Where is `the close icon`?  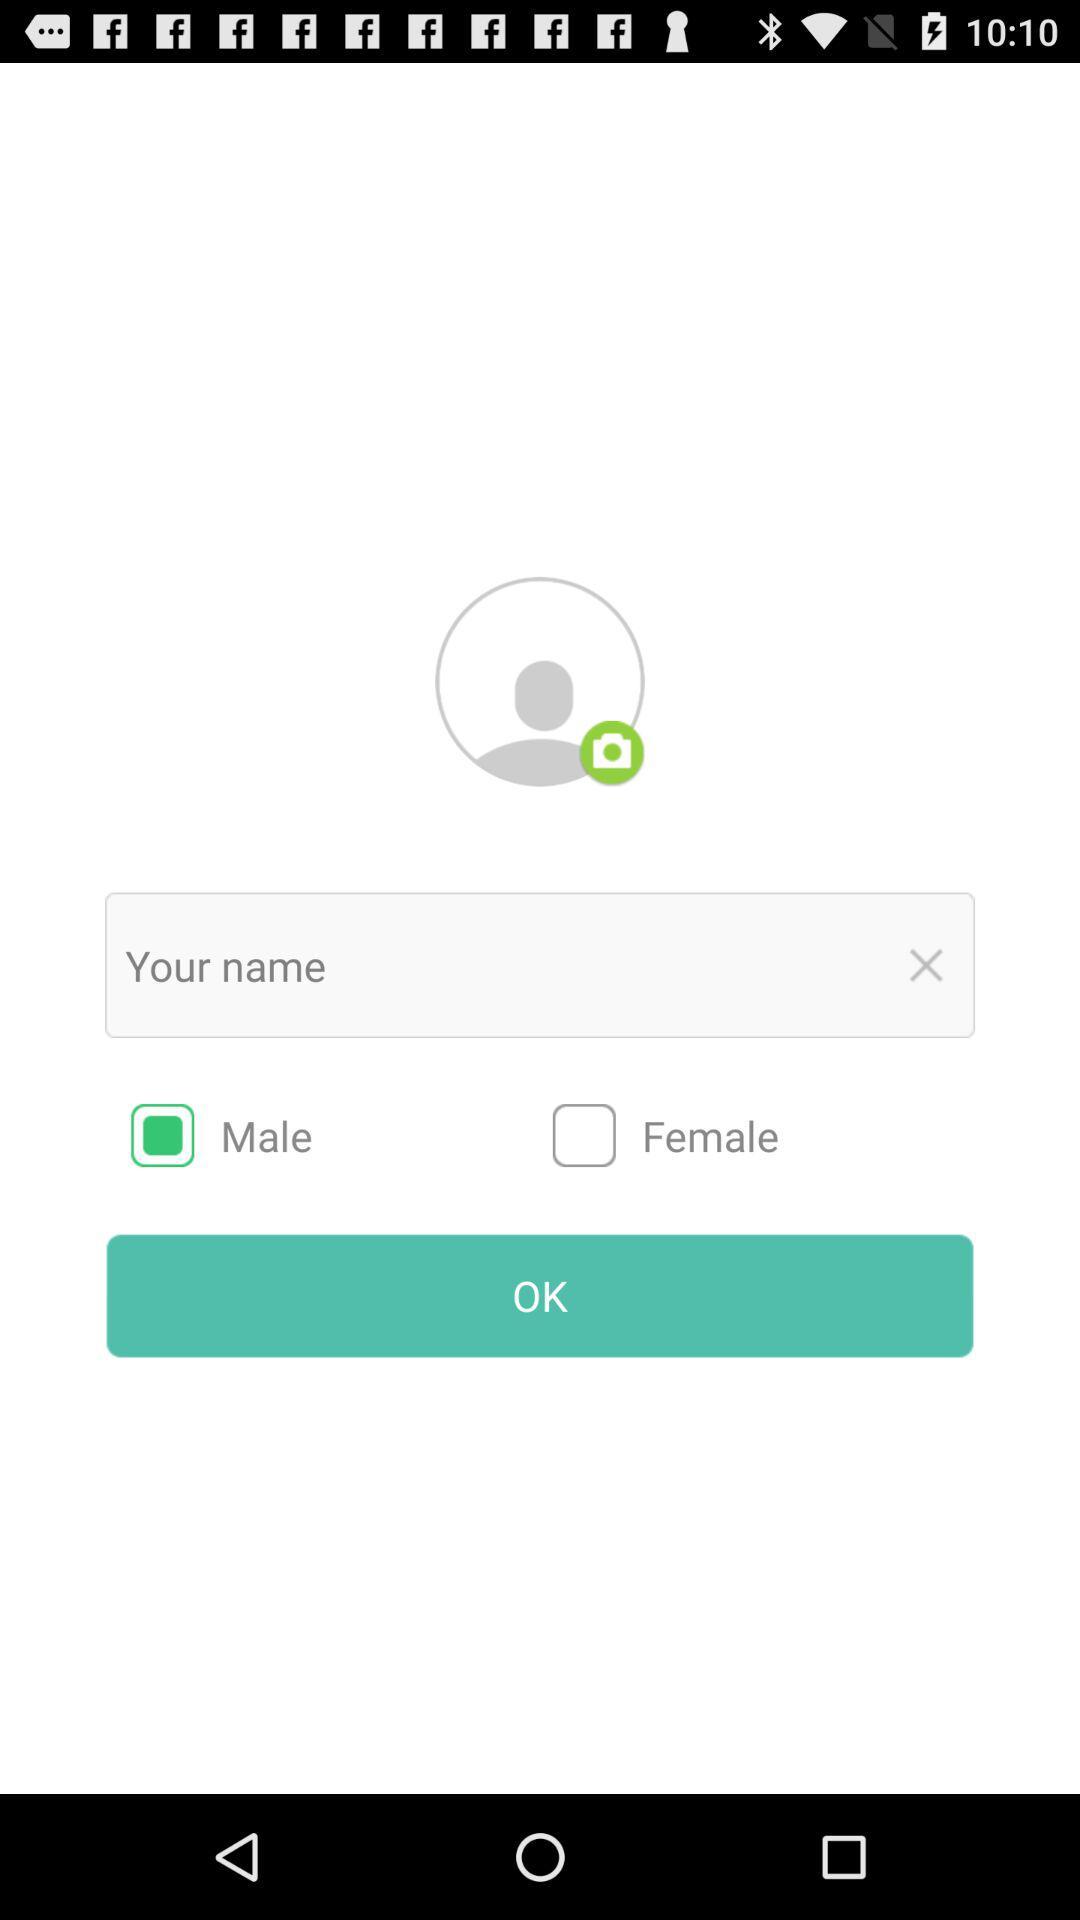 the close icon is located at coordinates (926, 1032).